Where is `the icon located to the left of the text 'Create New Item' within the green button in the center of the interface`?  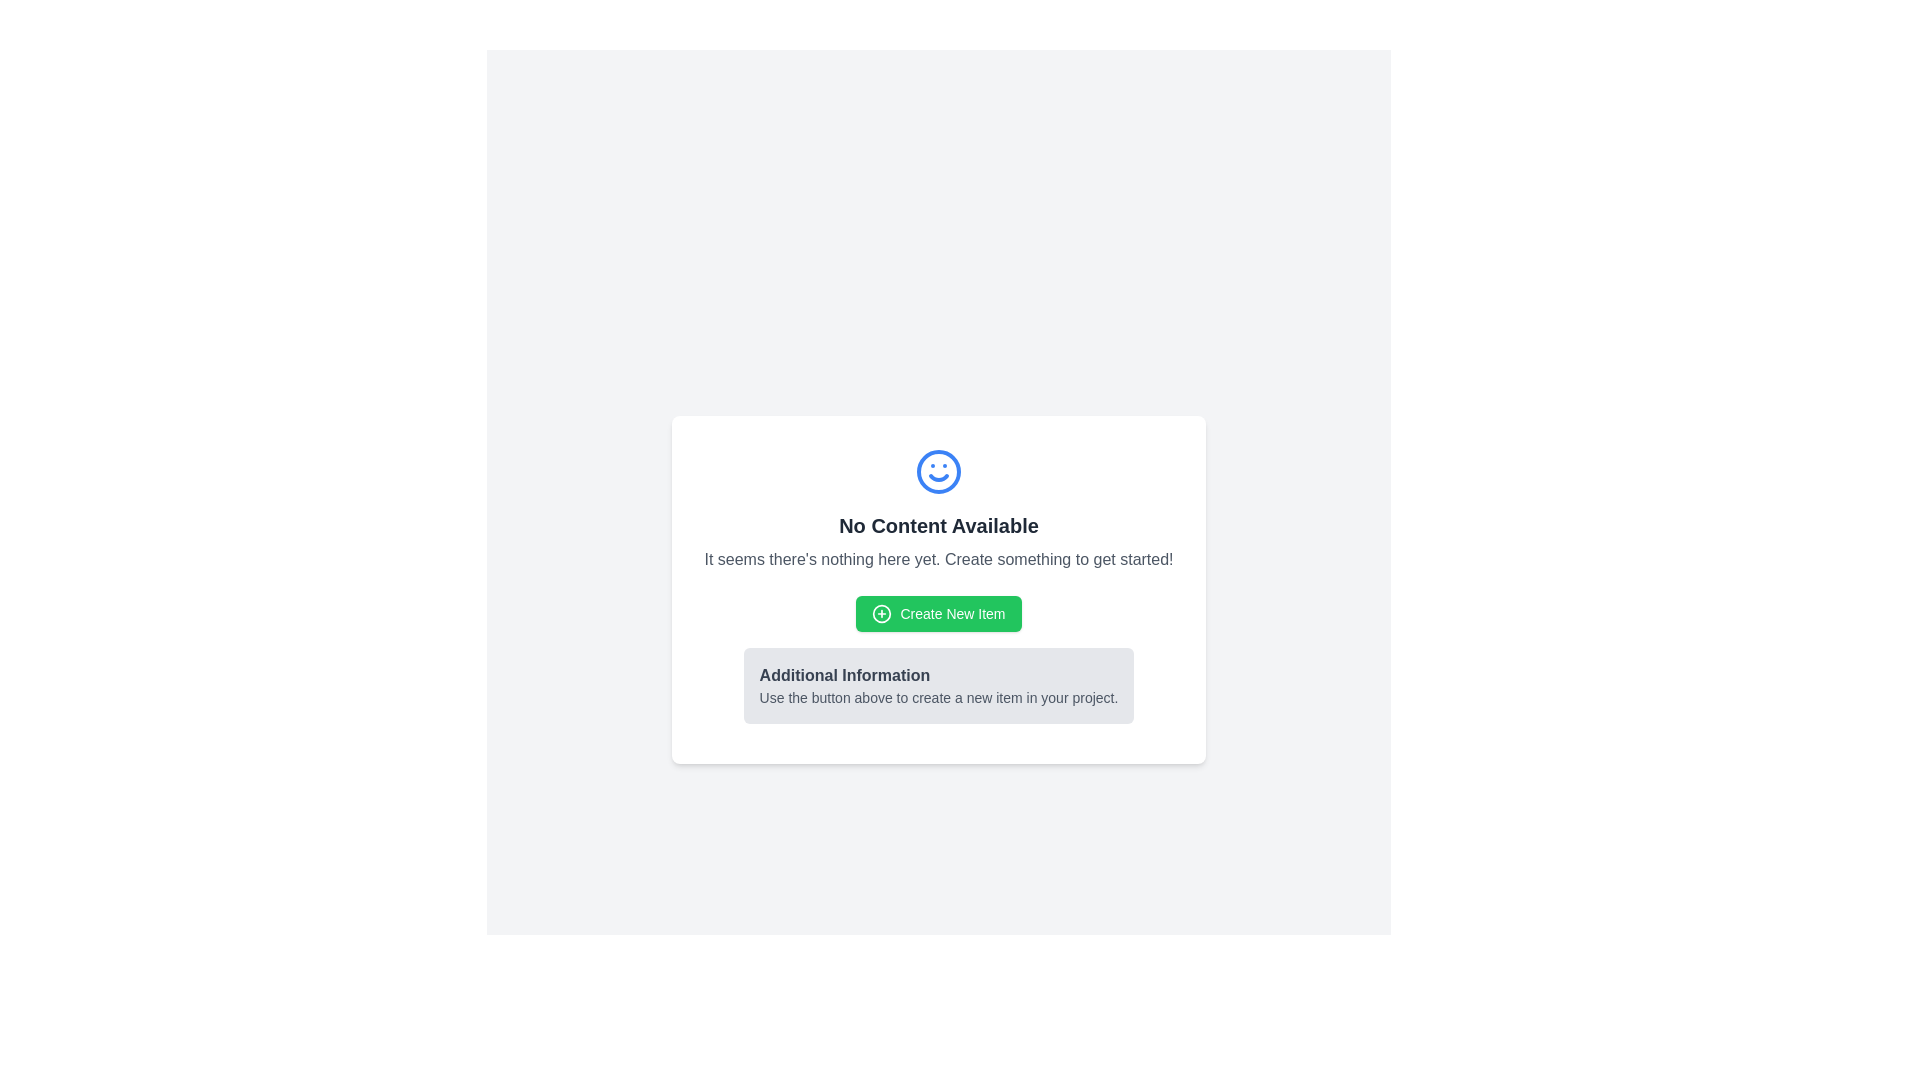 the icon located to the left of the text 'Create New Item' within the green button in the center of the interface is located at coordinates (881, 612).